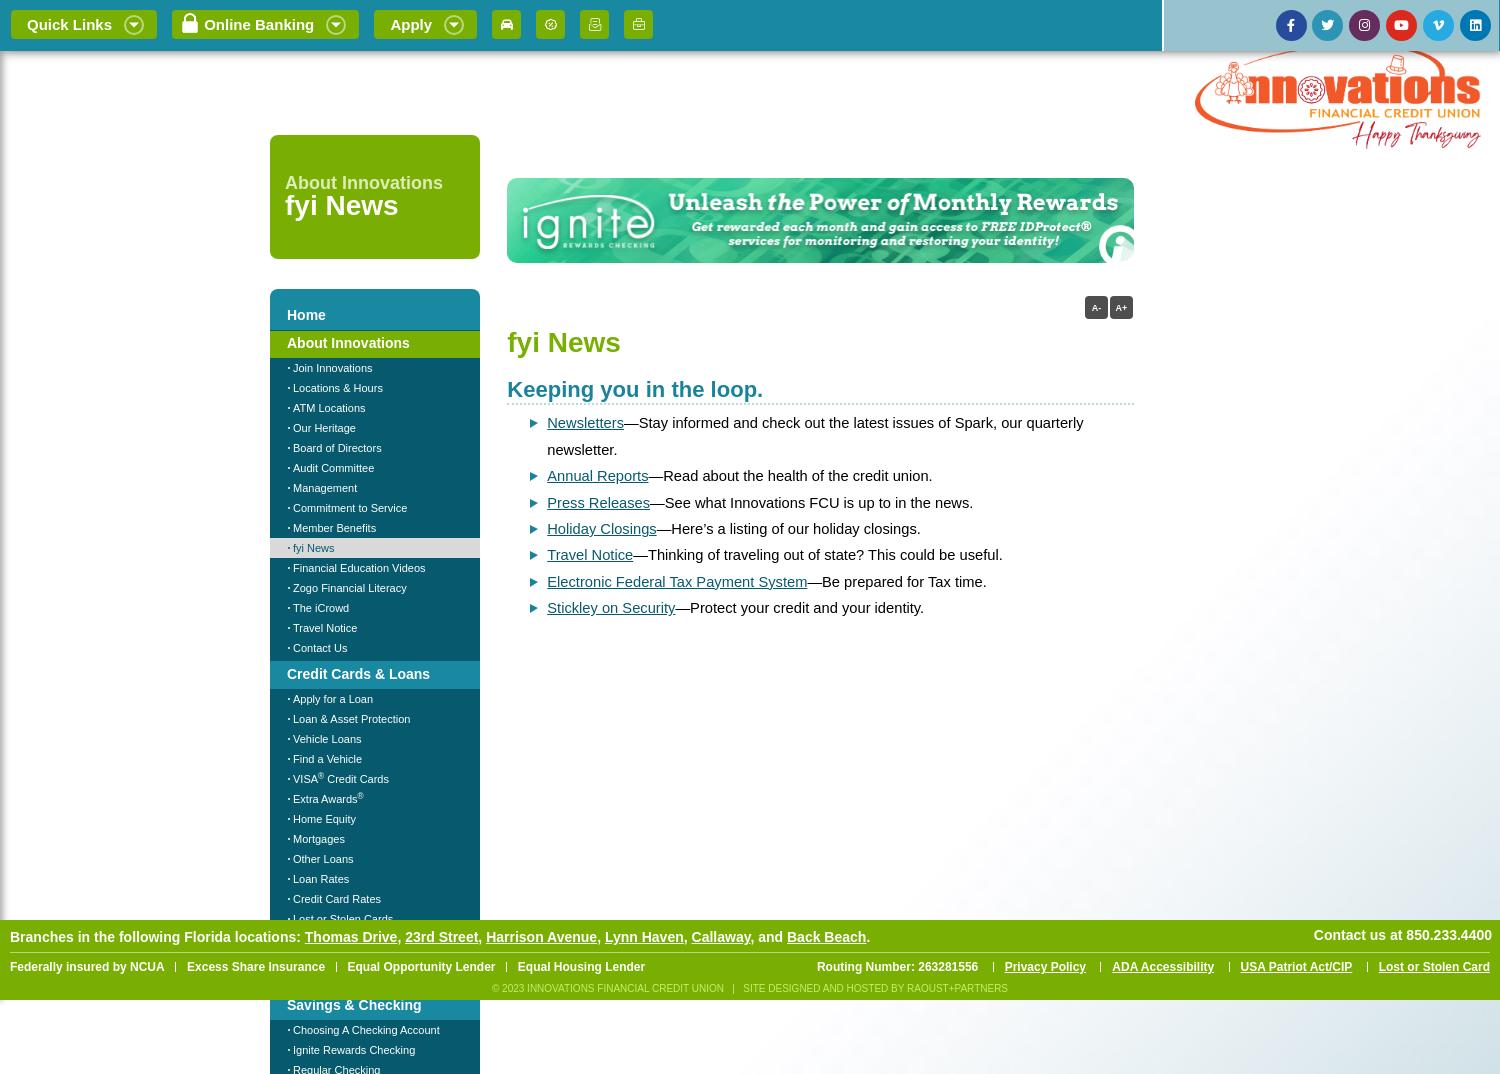 This screenshot has width=1500, height=1074. Describe the element at coordinates (1045, 966) in the screenshot. I see `'Privacy Policy'` at that location.